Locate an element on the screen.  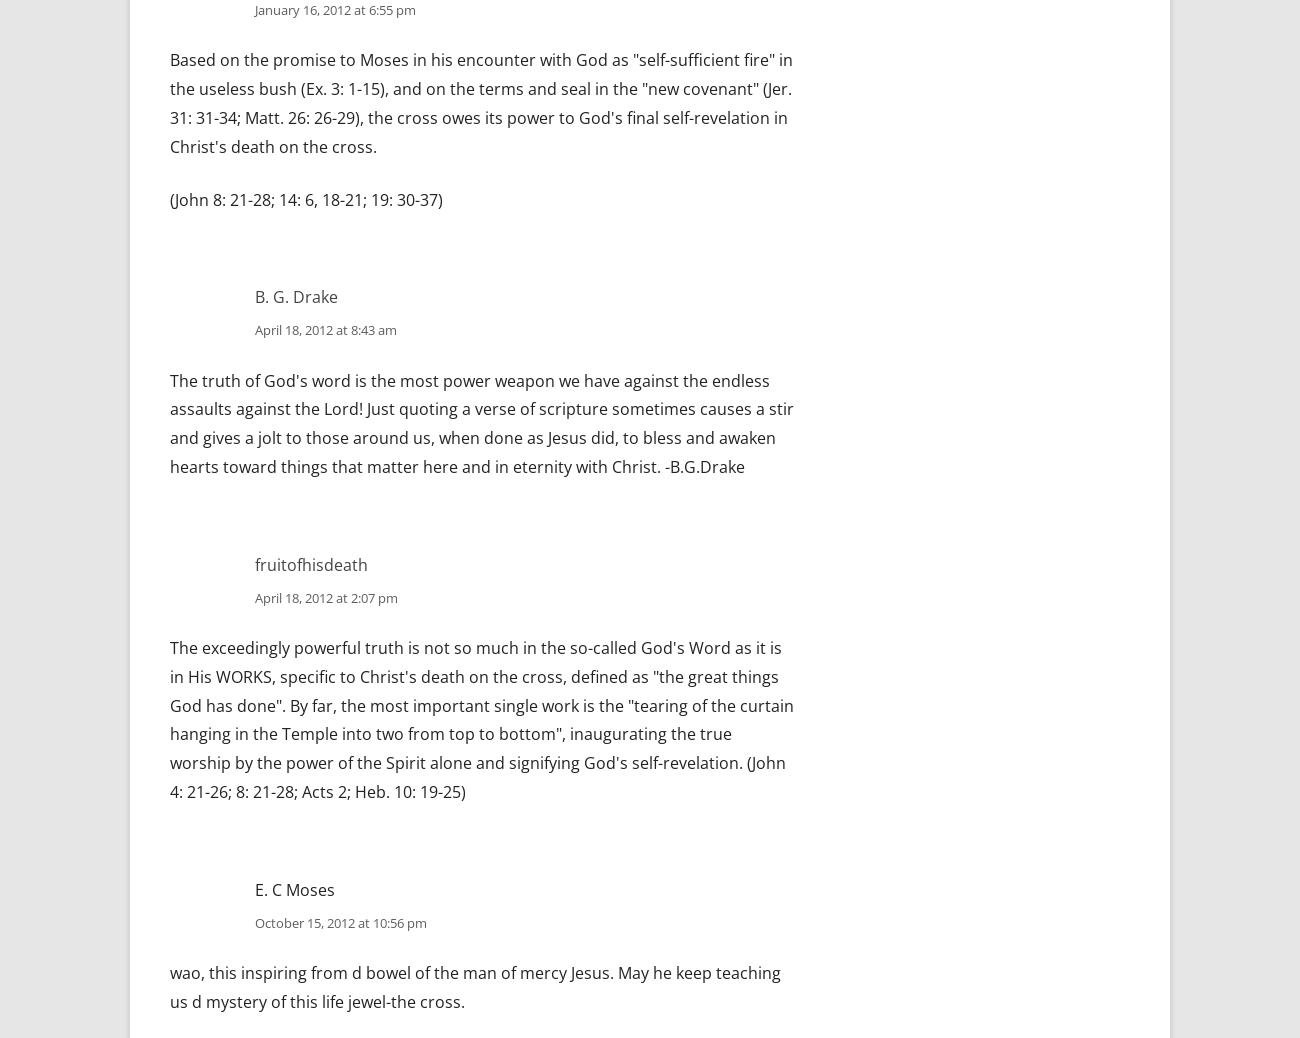
'fruitofhisdeath' is located at coordinates (311, 563).